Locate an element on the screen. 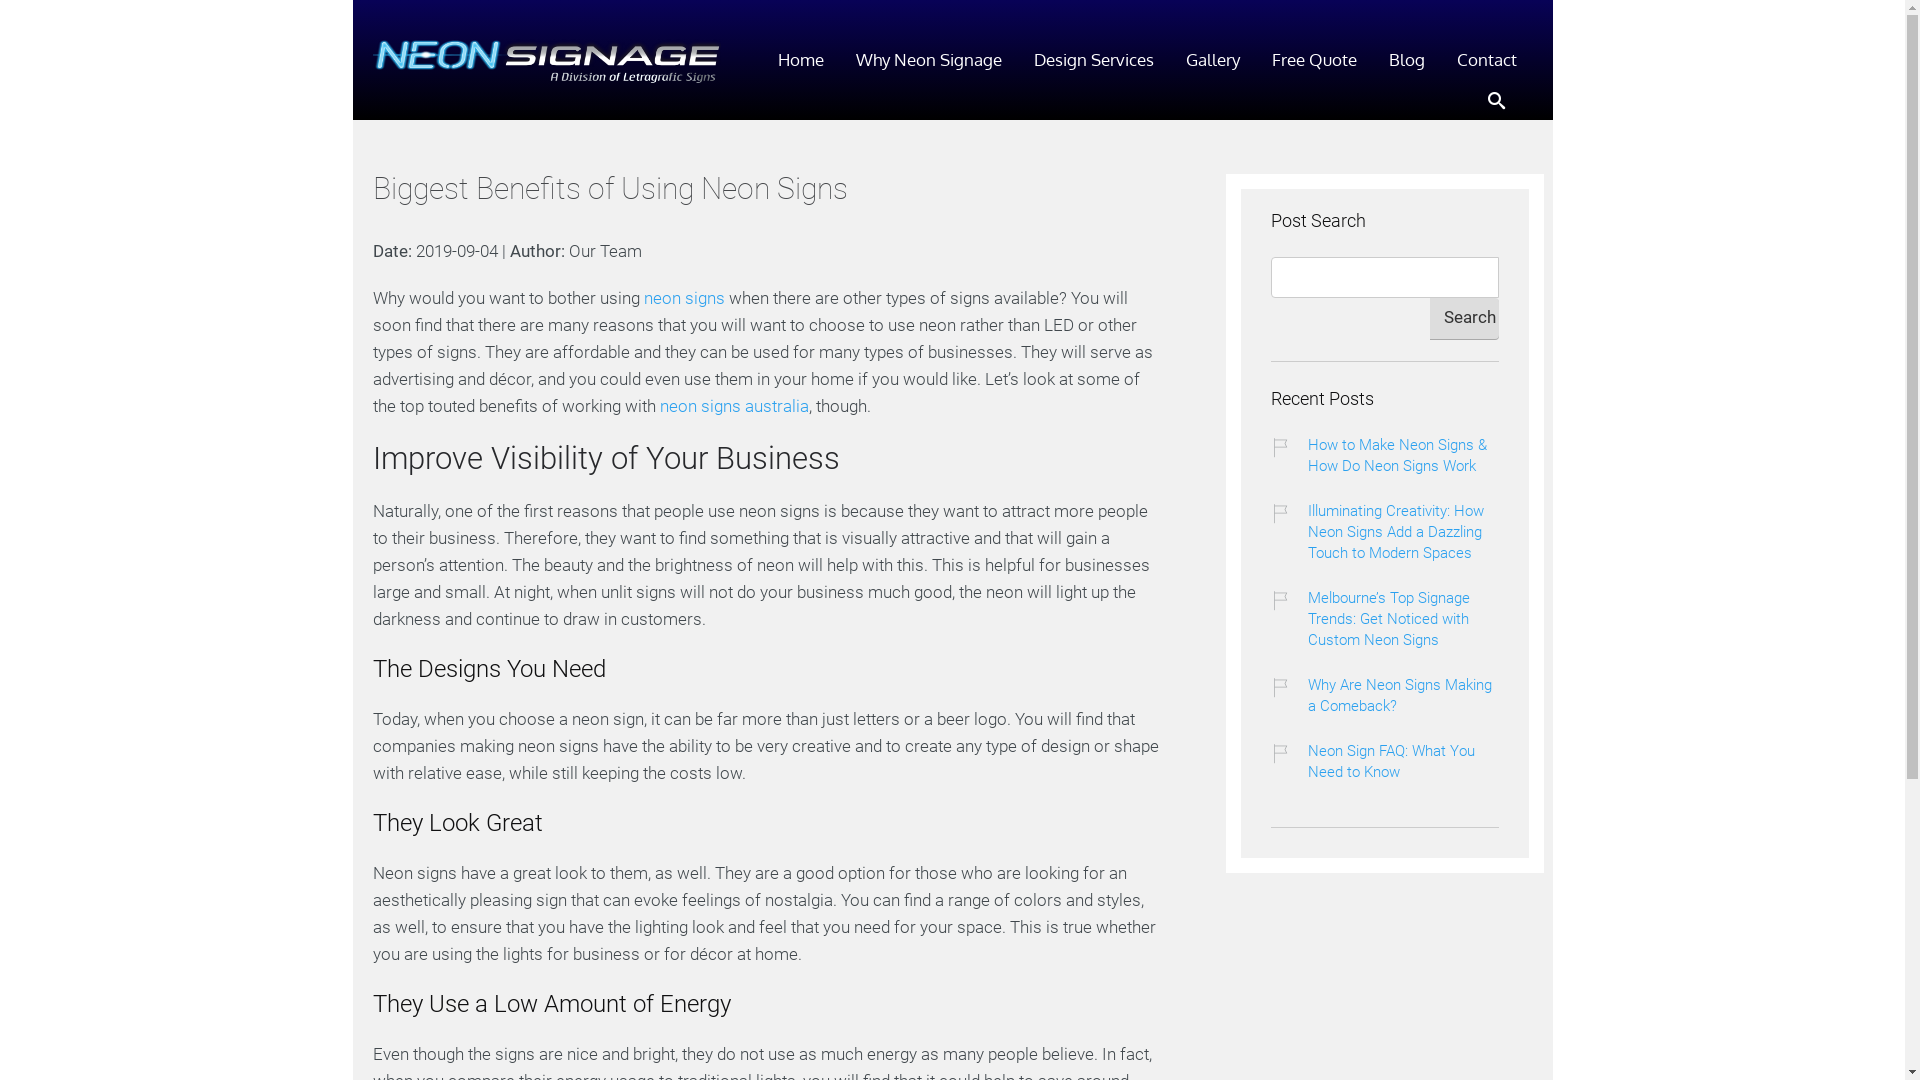 Image resolution: width=1920 pixels, height=1080 pixels. 'Why Are Neon Signs Making a Comeback?' is located at coordinates (1402, 694).